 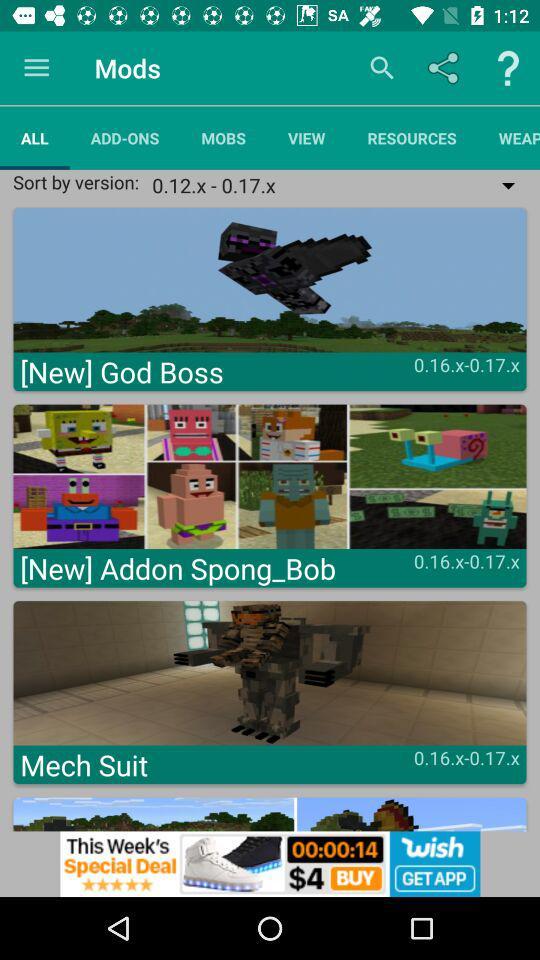 What do you see at coordinates (508, 68) in the screenshot?
I see `help button` at bounding box center [508, 68].